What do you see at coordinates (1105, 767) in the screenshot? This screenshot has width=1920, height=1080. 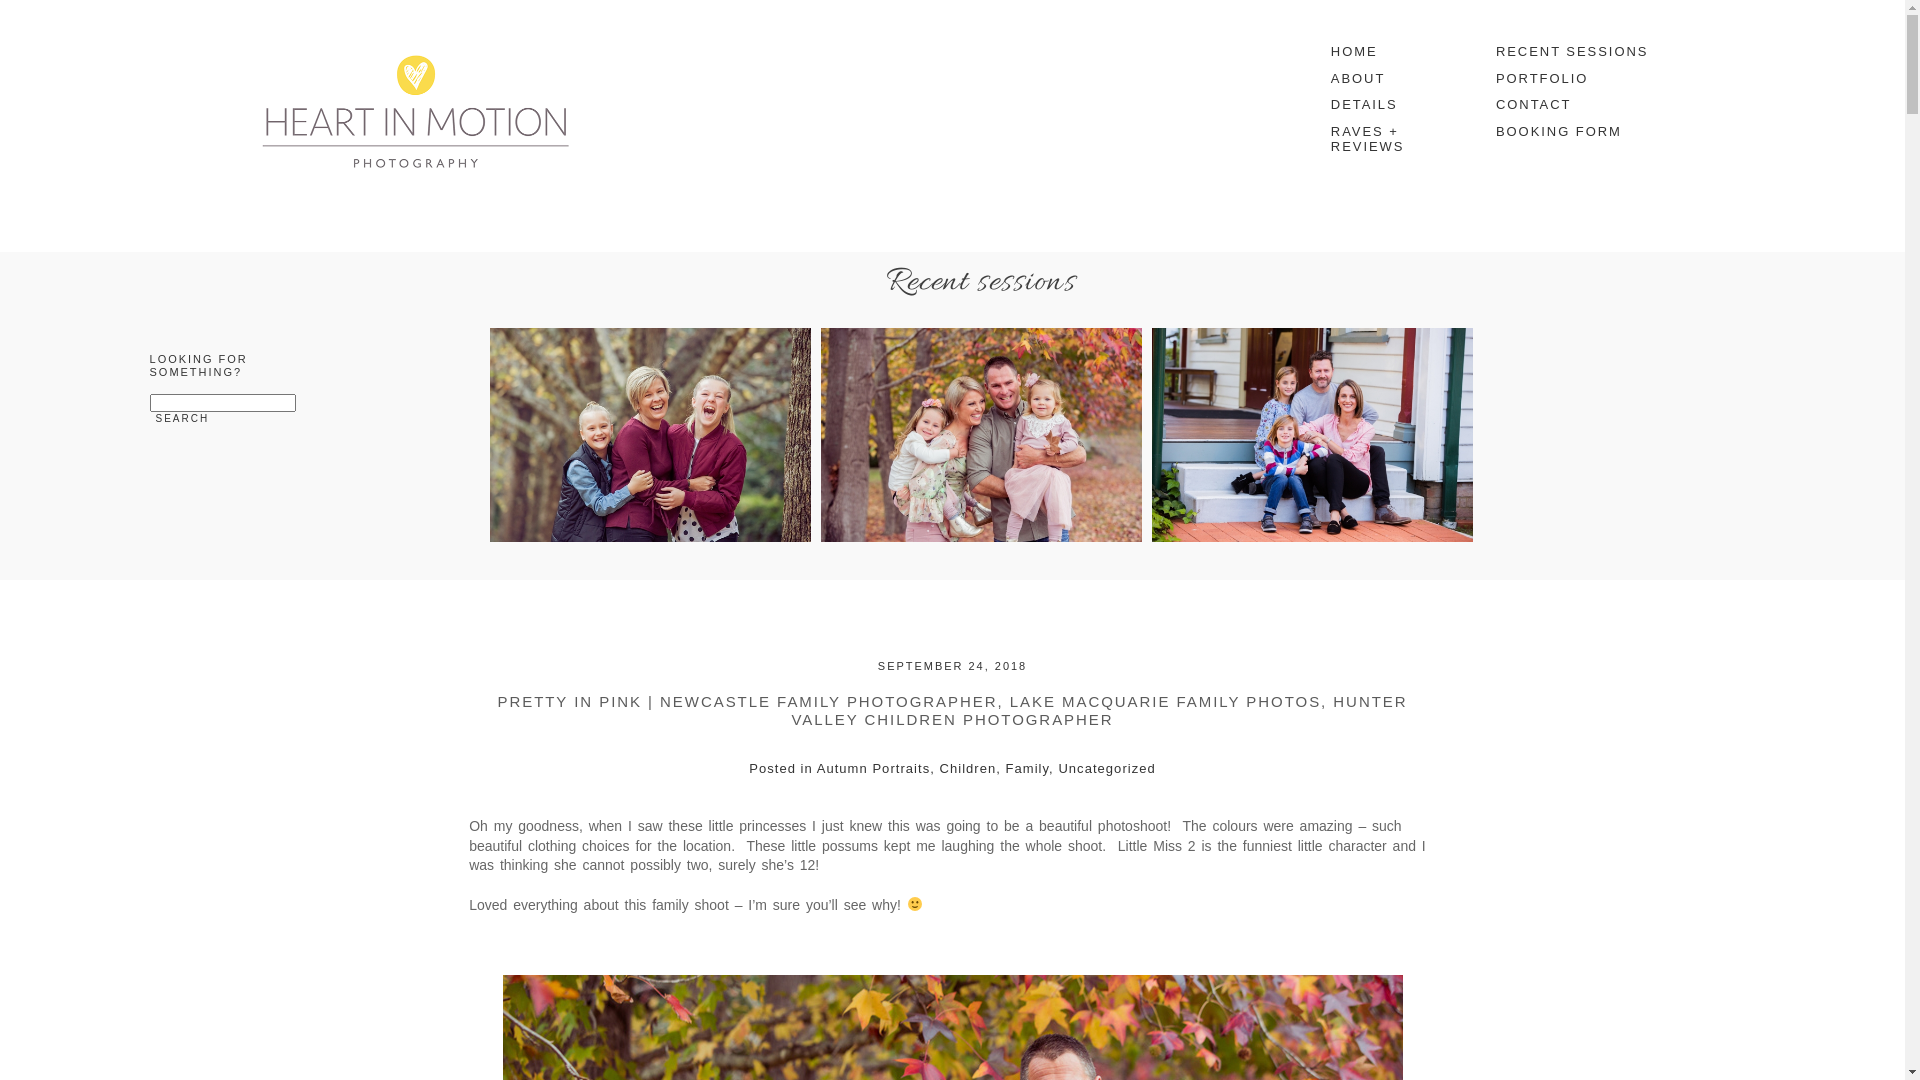 I see `'Uncategorized'` at bounding box center [1105, 767].